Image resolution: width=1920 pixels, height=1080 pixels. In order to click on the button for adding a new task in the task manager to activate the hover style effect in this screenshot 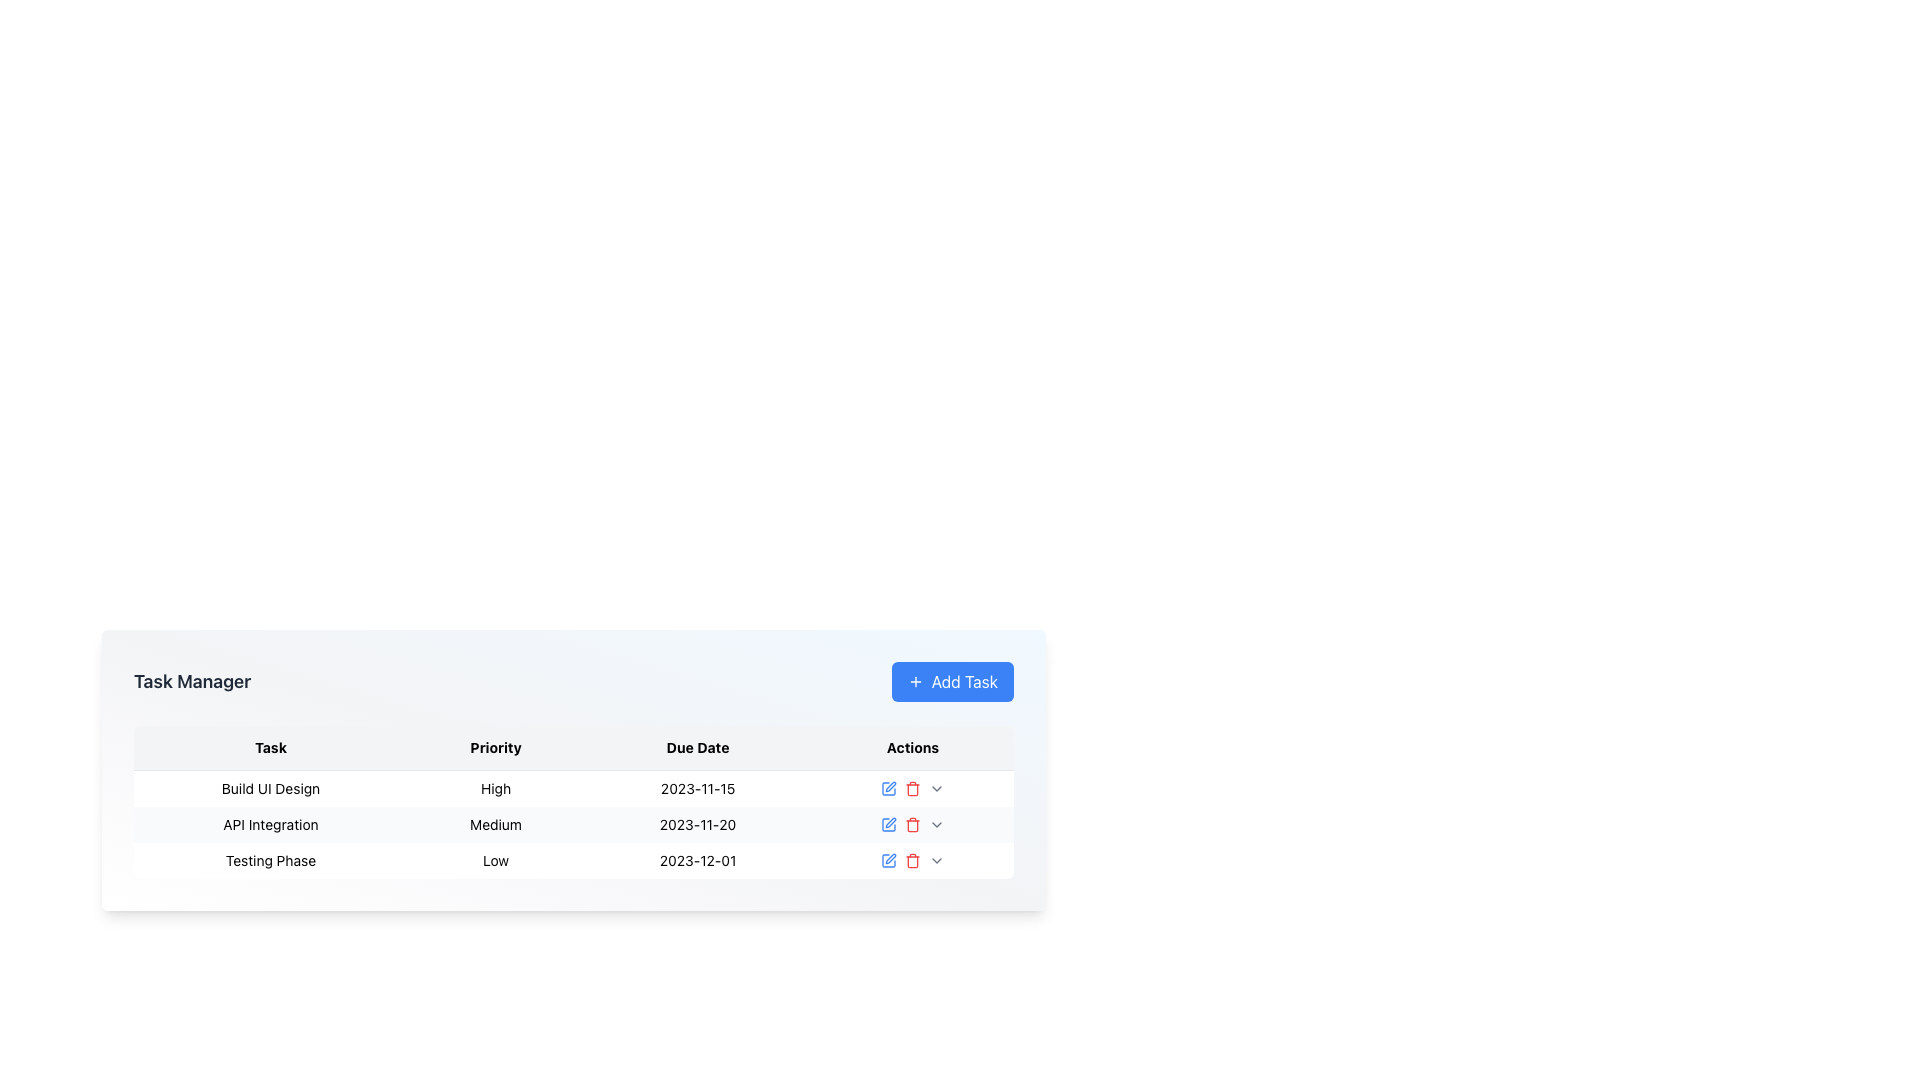, I will do `click(951, 681)`.